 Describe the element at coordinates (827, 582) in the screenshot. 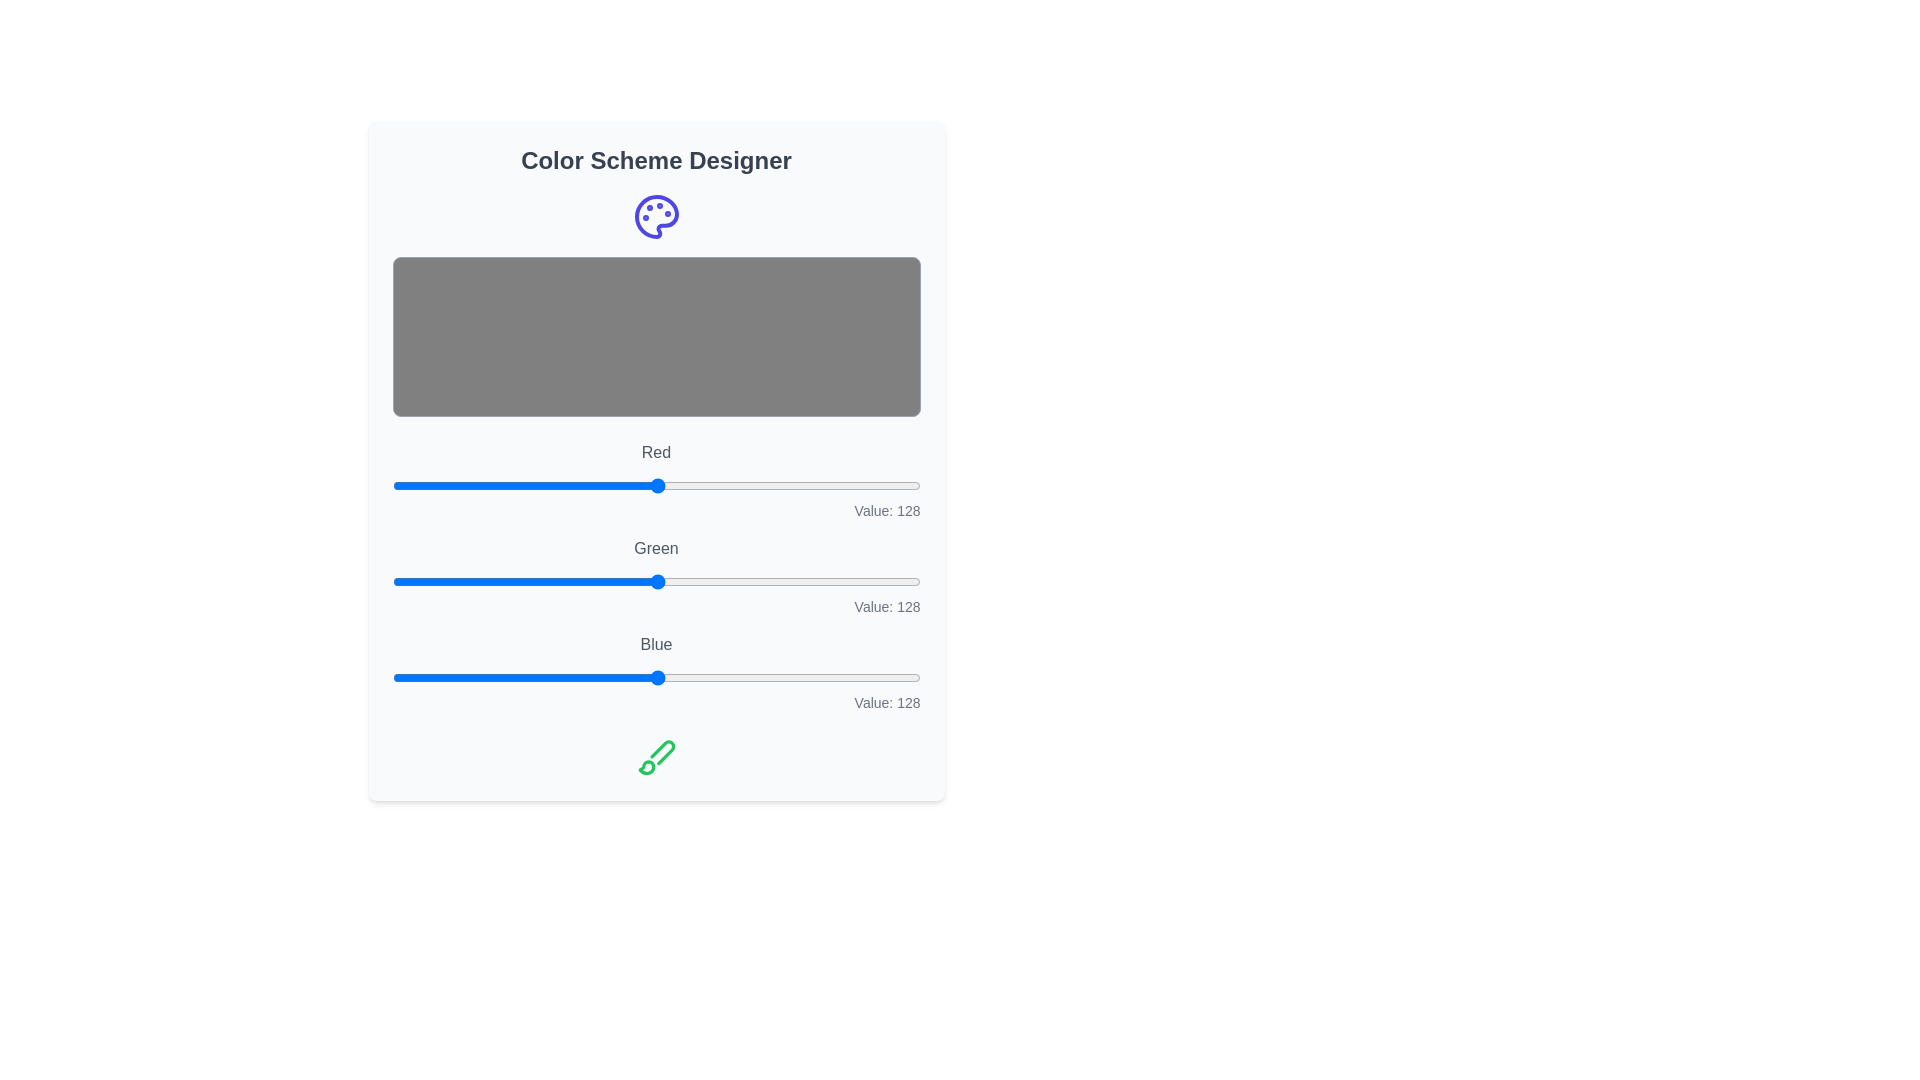

I see `the slider` at that location.